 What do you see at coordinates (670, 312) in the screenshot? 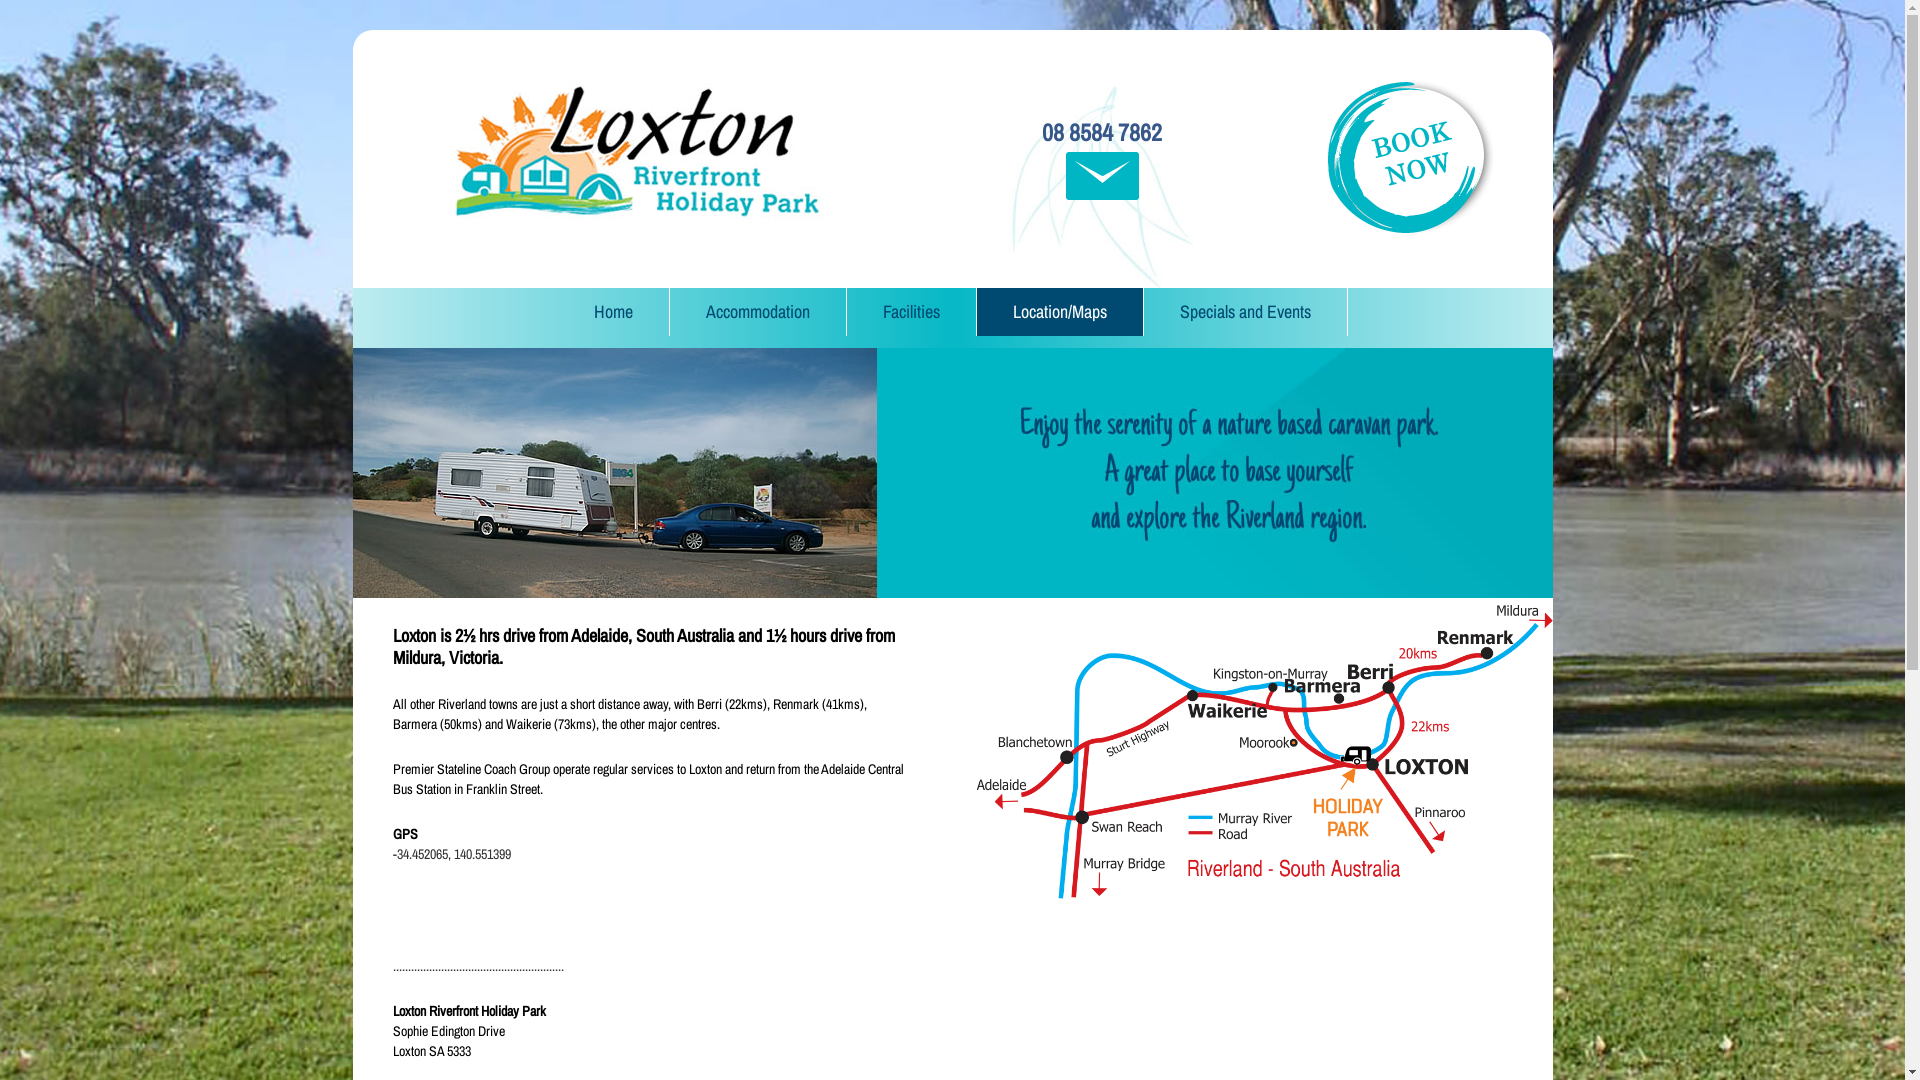
I see `'Accommodation'` at bounding box center [670, 312].